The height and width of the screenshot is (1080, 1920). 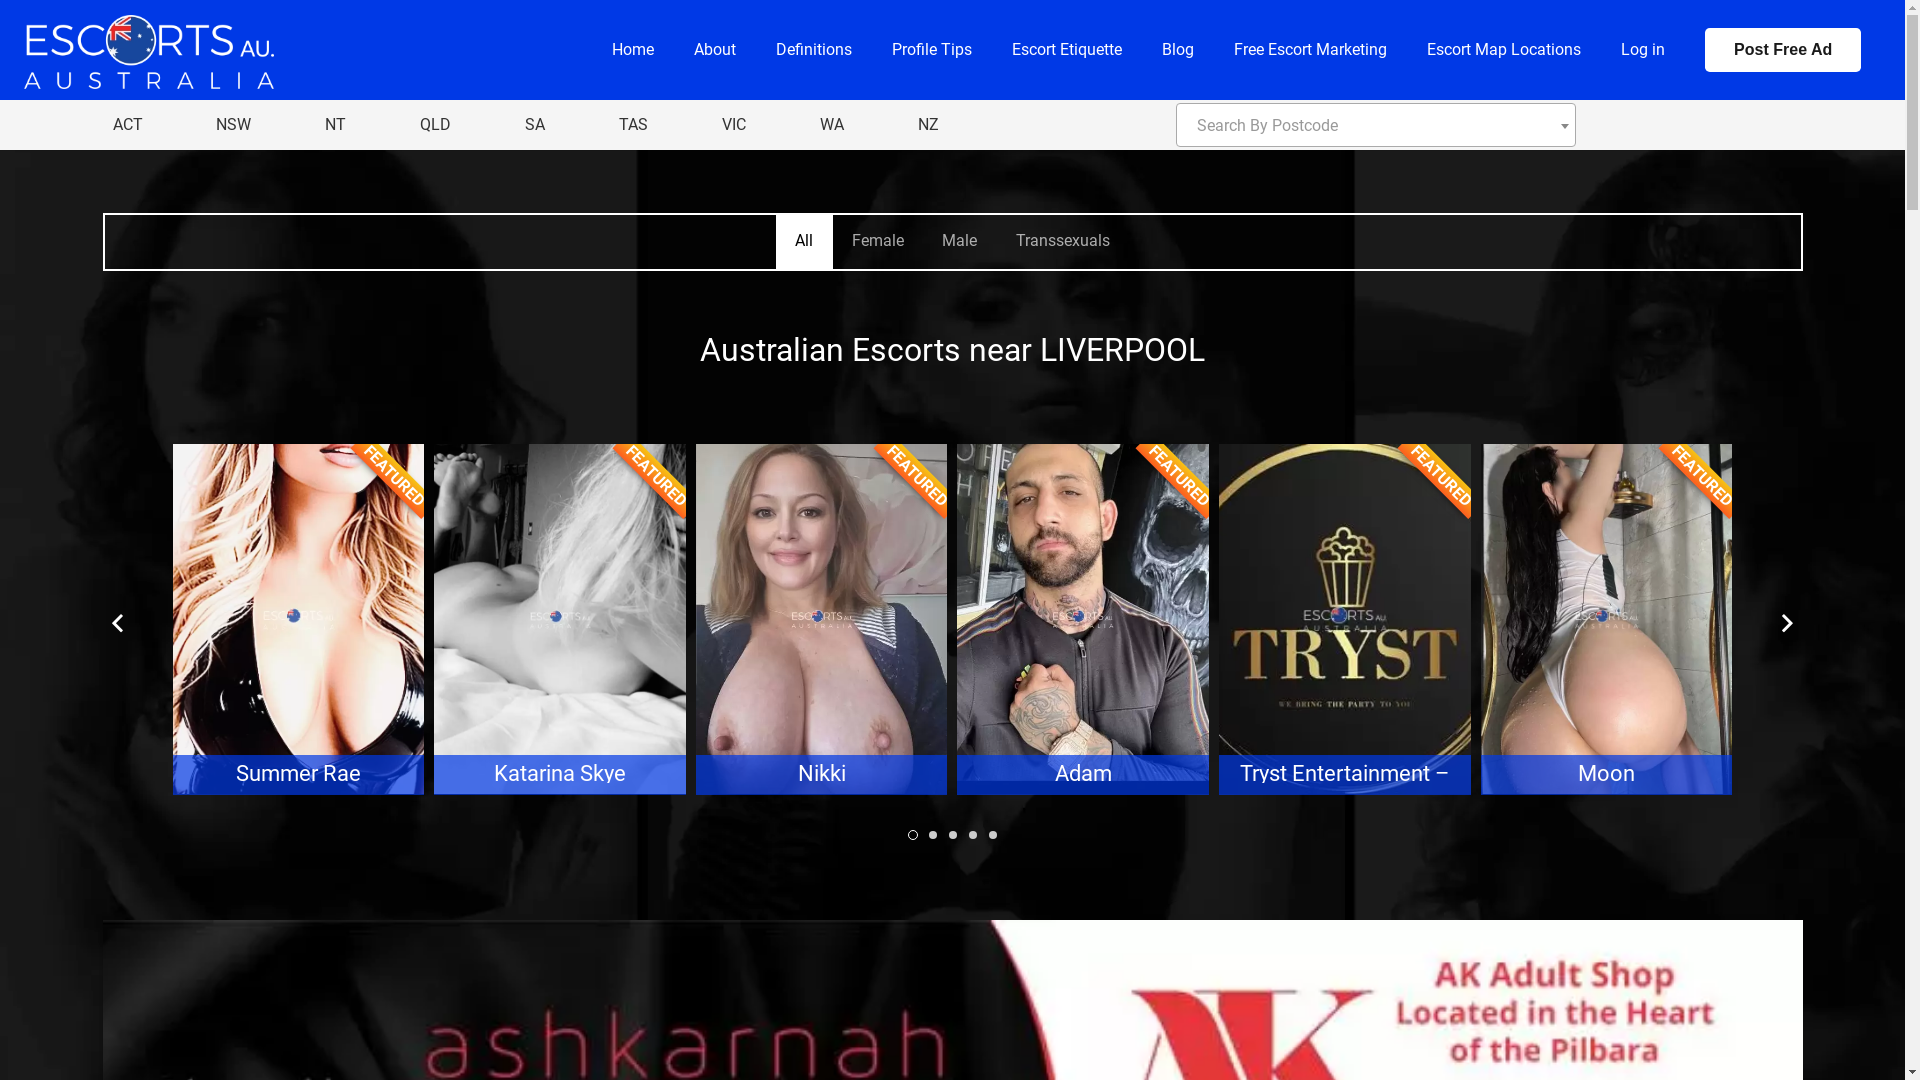 What do you see at coordinates (1065, 49) in the screenshot?
I see `'Escort Etiquette'` at bounding box center [1065, 49].